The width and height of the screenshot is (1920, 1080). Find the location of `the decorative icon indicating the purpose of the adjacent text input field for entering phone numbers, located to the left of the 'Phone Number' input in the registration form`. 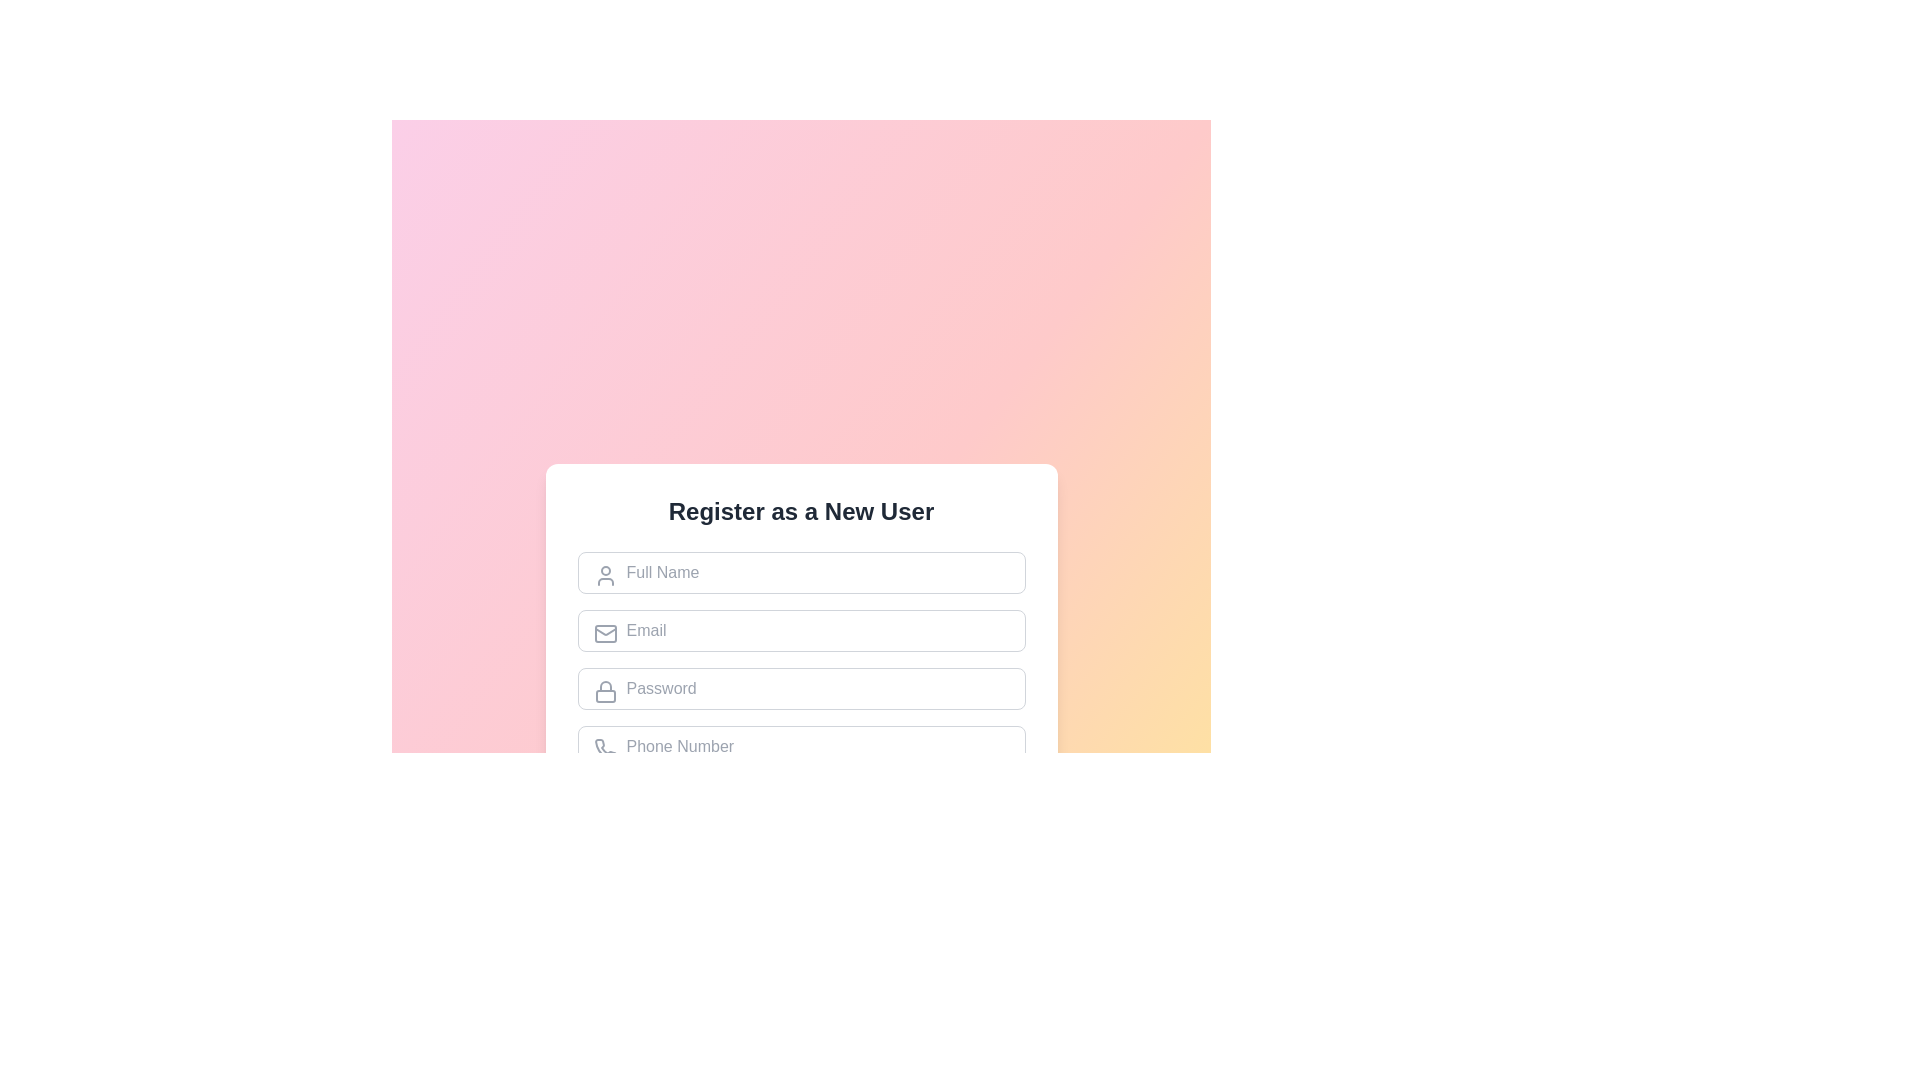

the decorative icon indicating the purpose of the adjacent text input field for entering phone numbers, located to the left of the 'Phone Number' input in the registration form is located at coordinates (604, 749).